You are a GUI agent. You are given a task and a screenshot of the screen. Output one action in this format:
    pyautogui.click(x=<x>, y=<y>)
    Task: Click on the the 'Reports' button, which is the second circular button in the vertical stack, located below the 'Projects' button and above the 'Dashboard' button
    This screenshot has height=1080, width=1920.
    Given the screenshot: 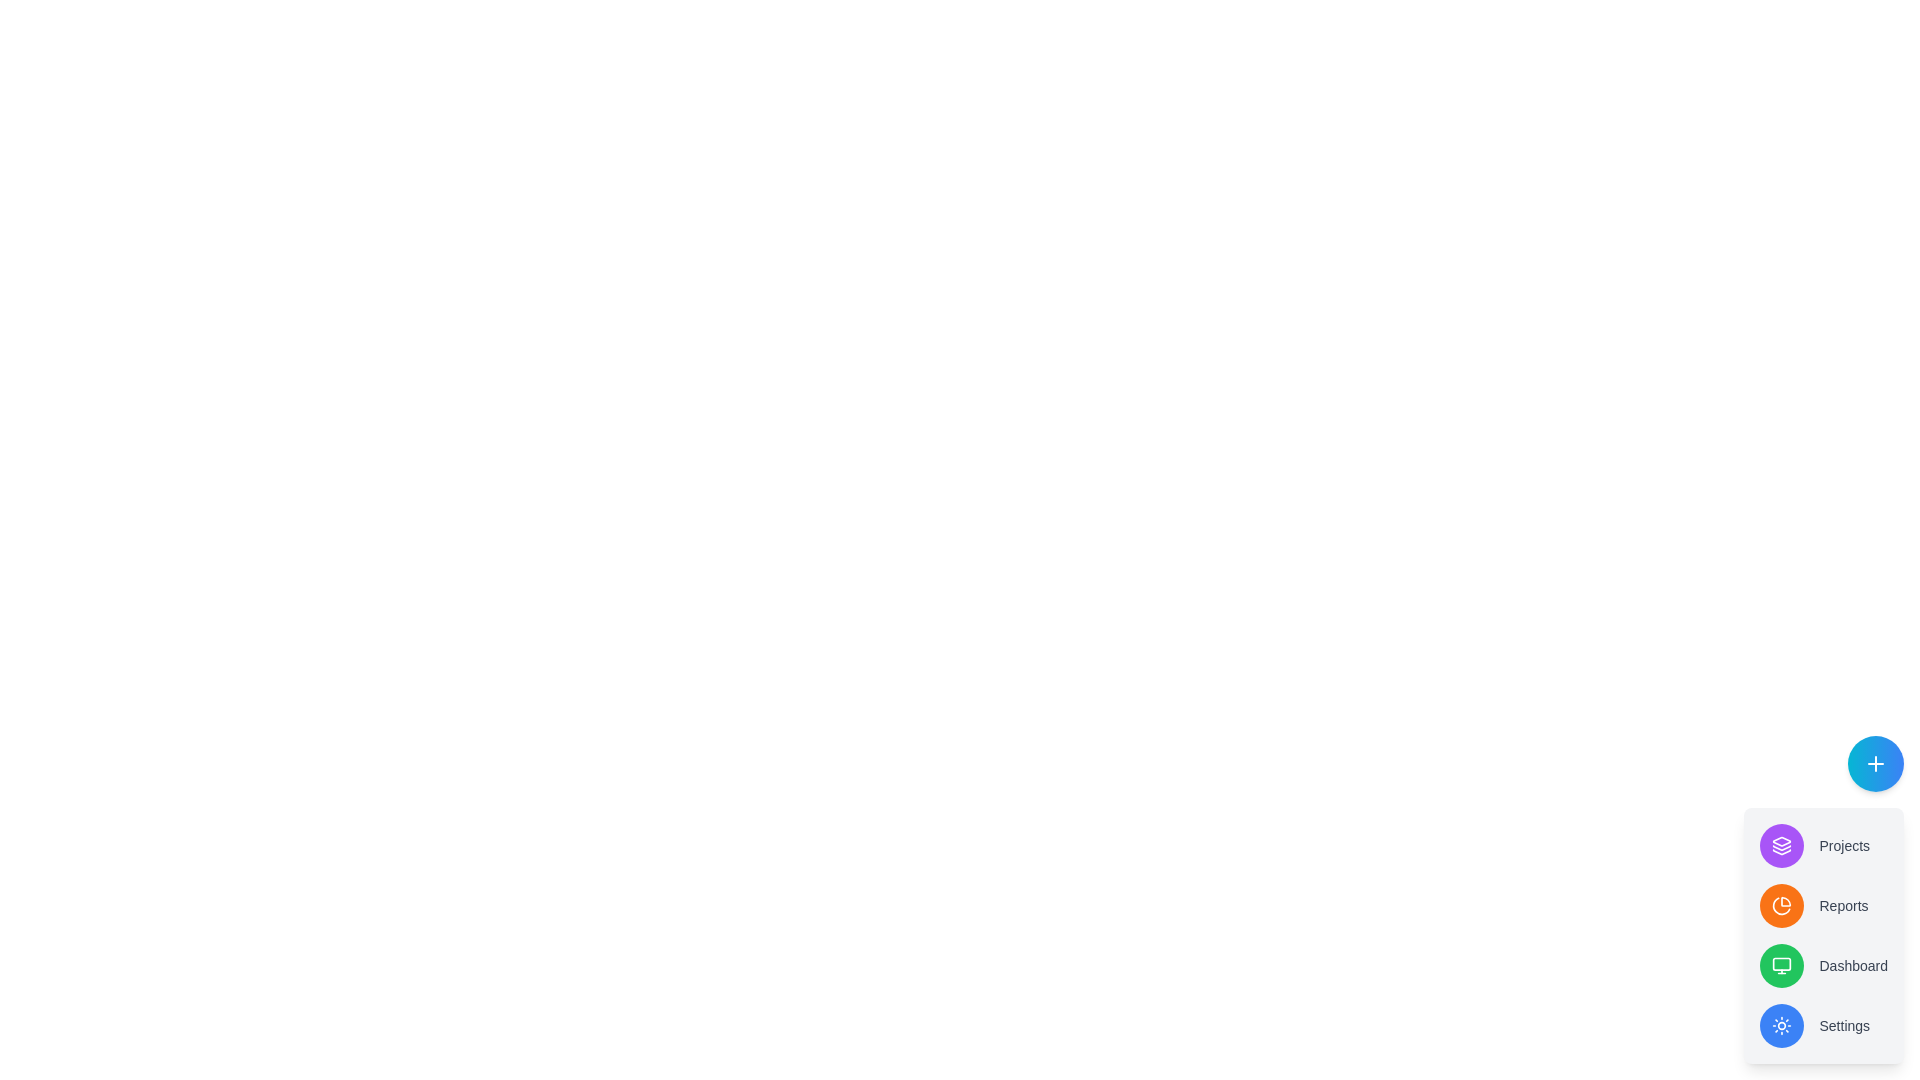 What is the action you would take?
    pyautogui.click(x=1781, y=906)
    